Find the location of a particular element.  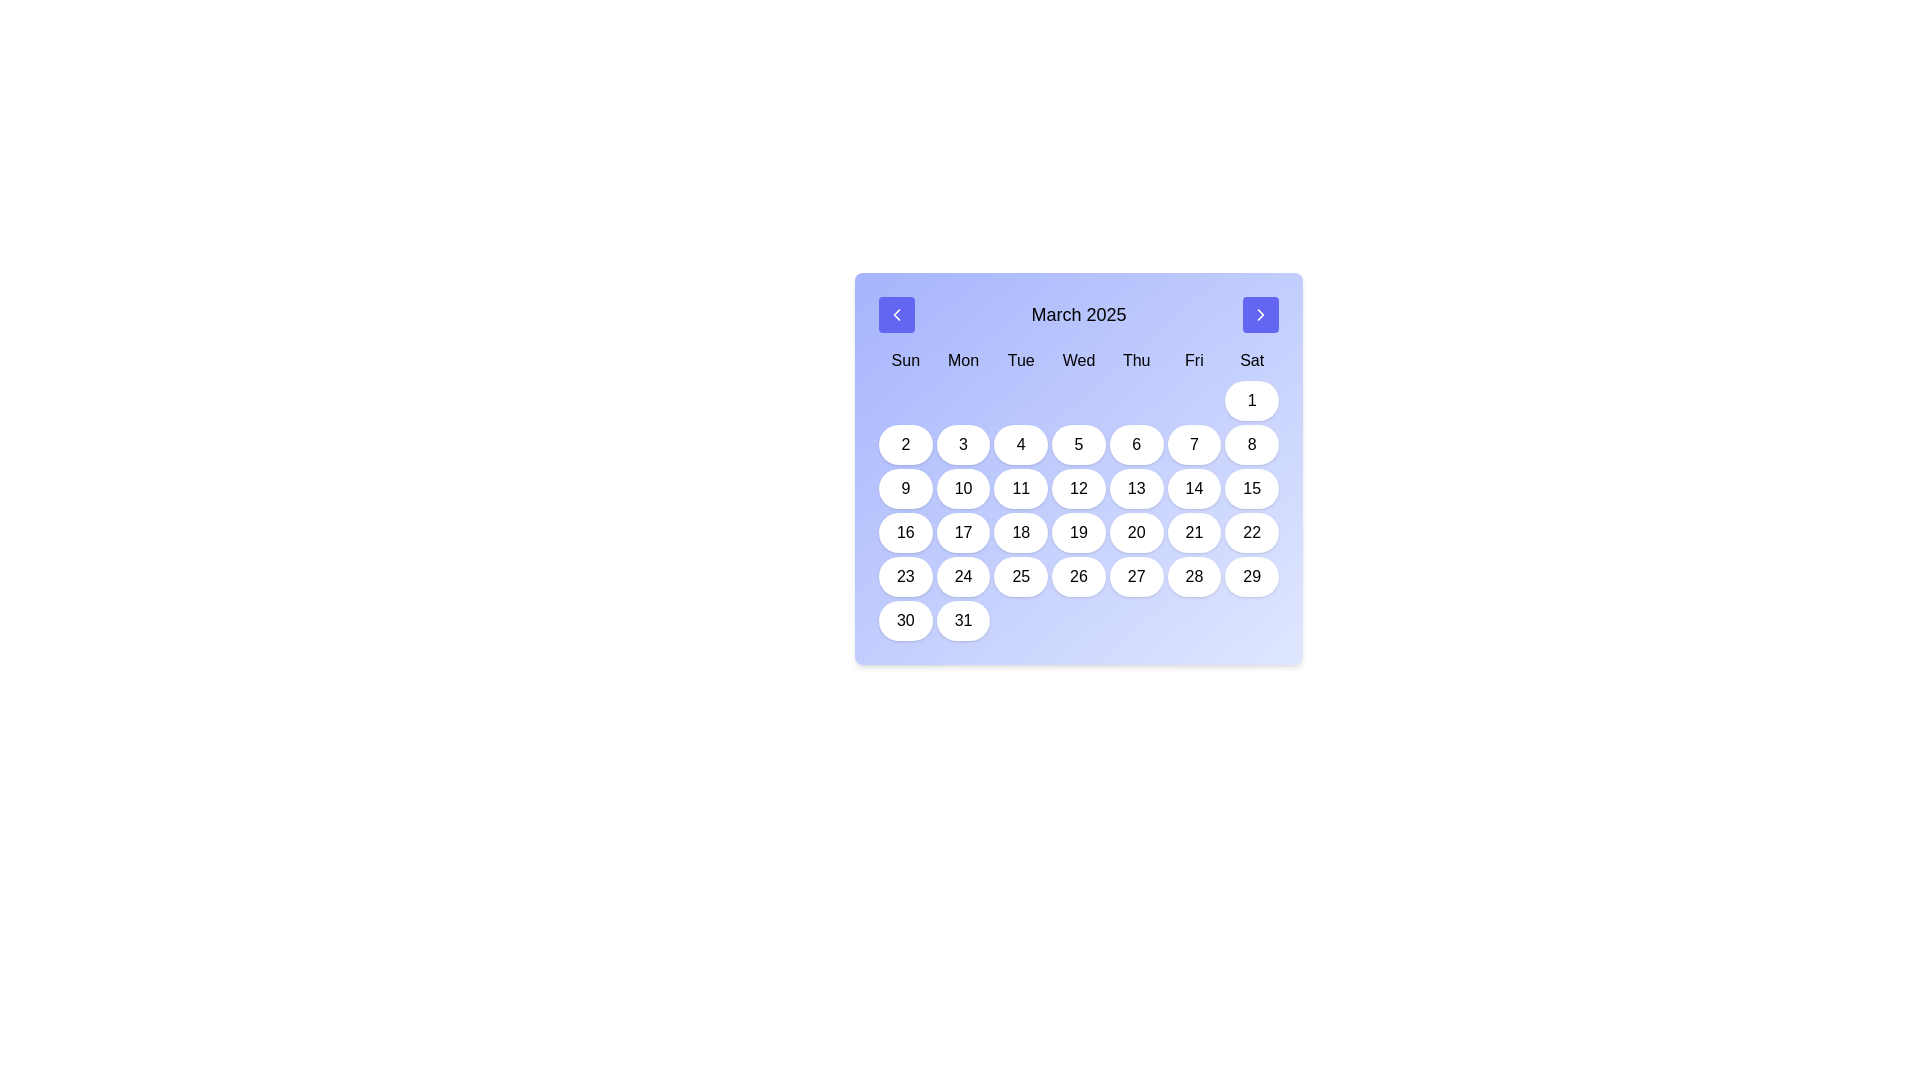

the small dot marker located above the number '4' in the Tuesday column of the calendar grid is located at coordinates (1021, 401).